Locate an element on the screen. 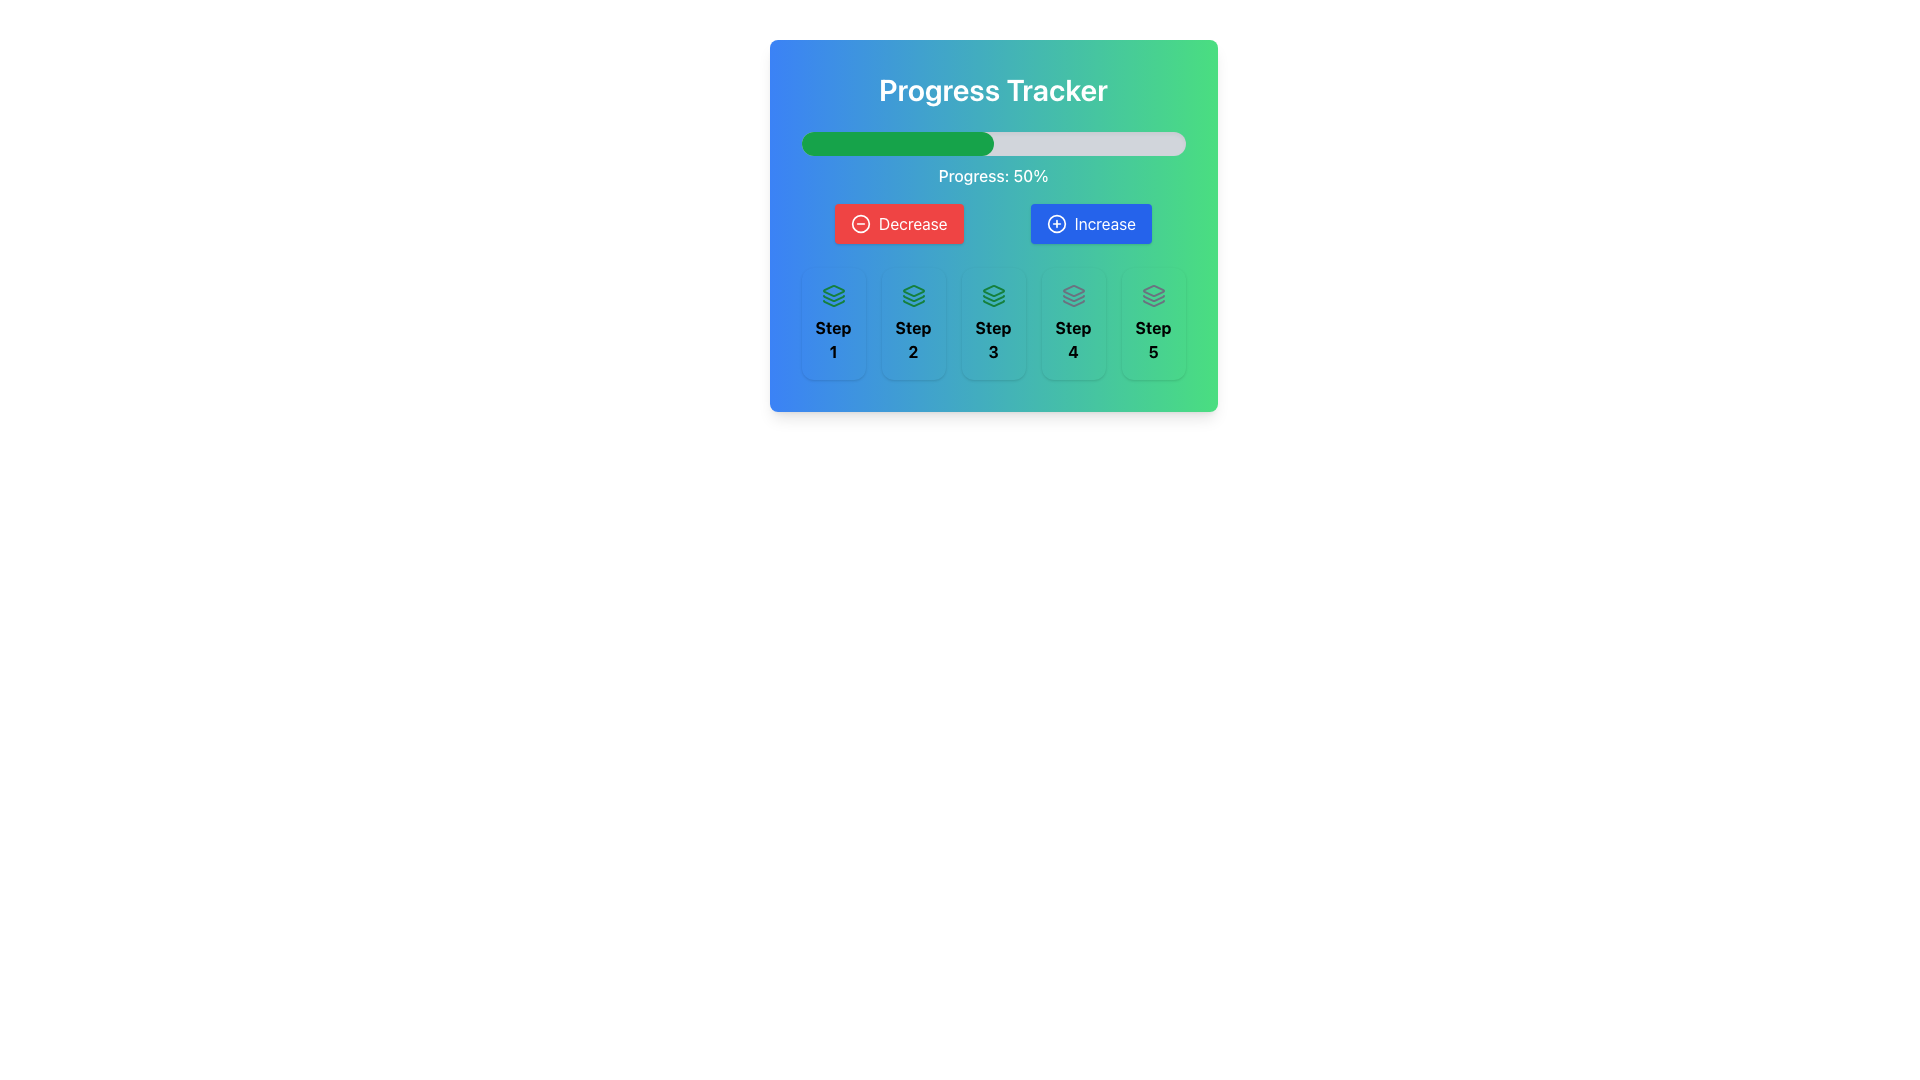  the 'Step 1' icon in the progress tracker interface, which is represented as an SVG component located inside the 'Step 1' card, positioned above the corresponding text is located at coordinates (833, 296).